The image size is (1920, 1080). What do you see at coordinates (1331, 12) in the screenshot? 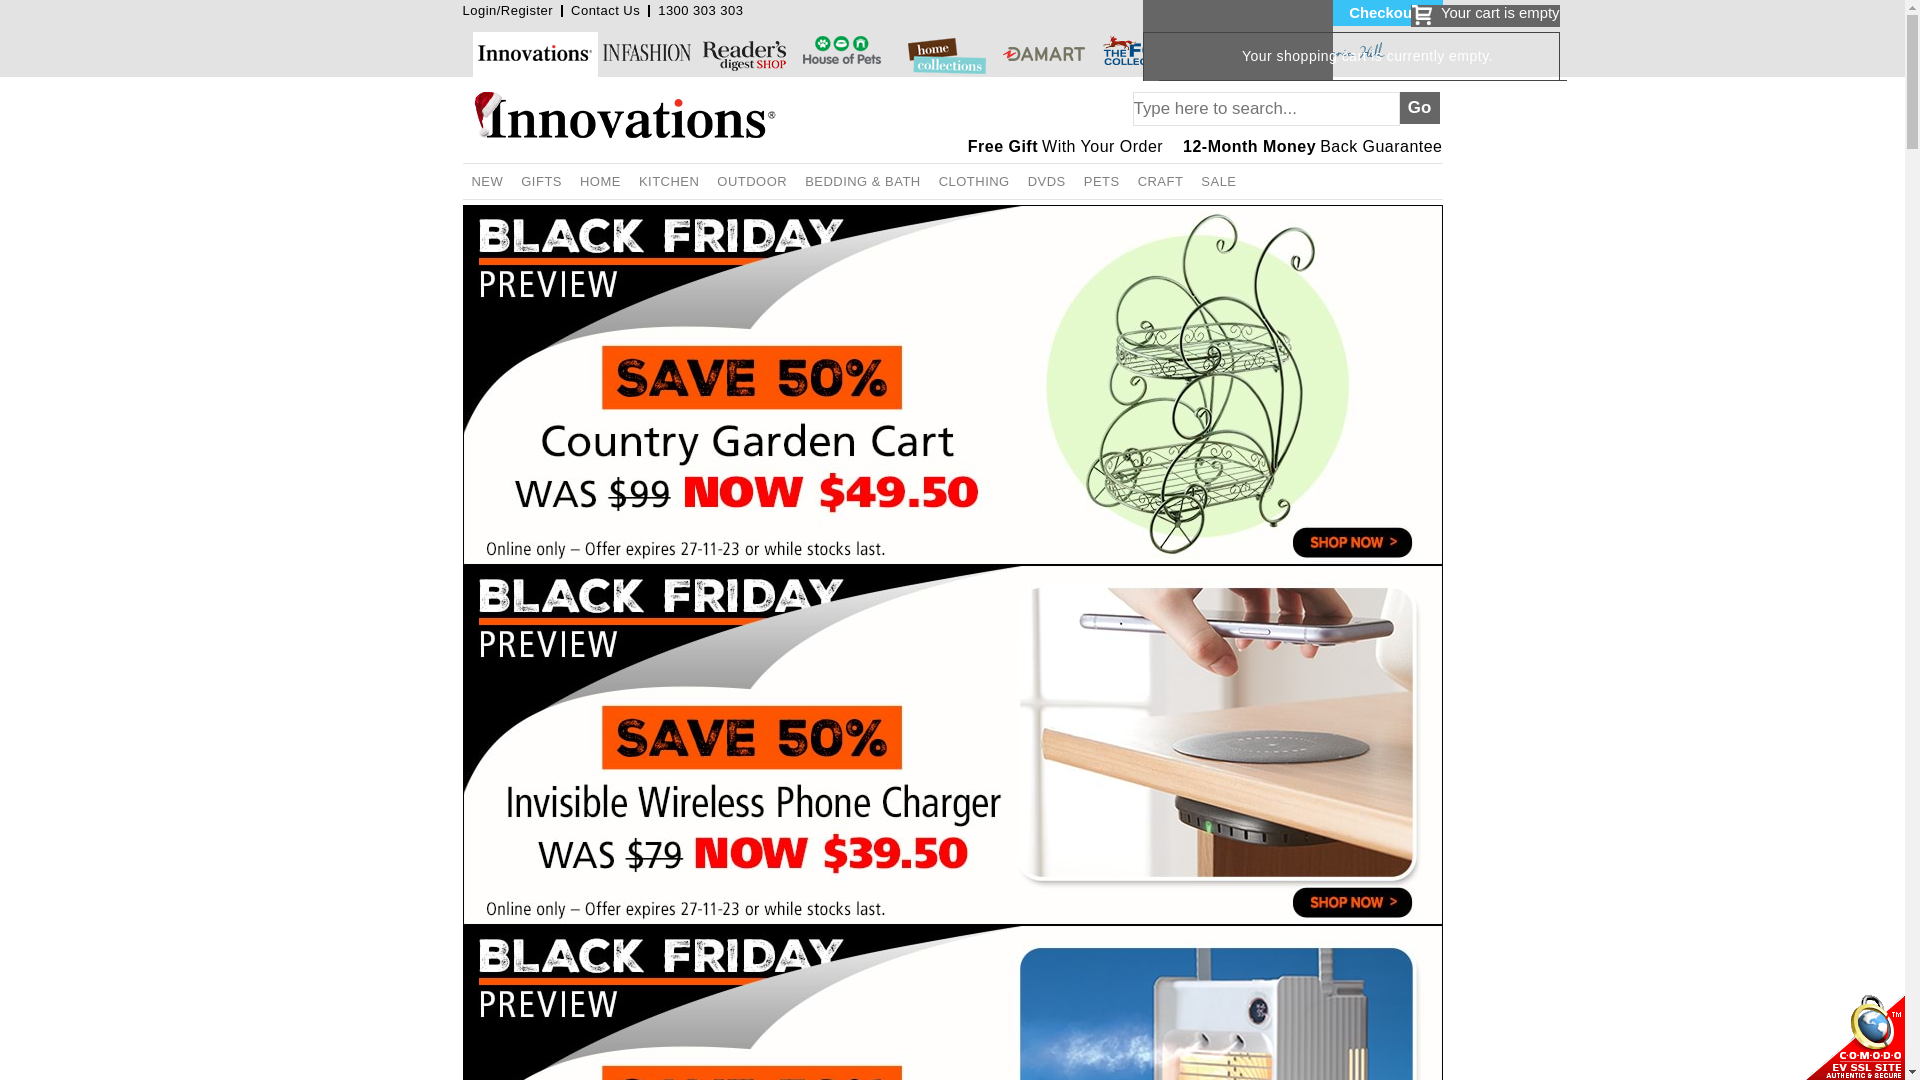
I see `'Checkout >'` at bounding box center [1331, 12].